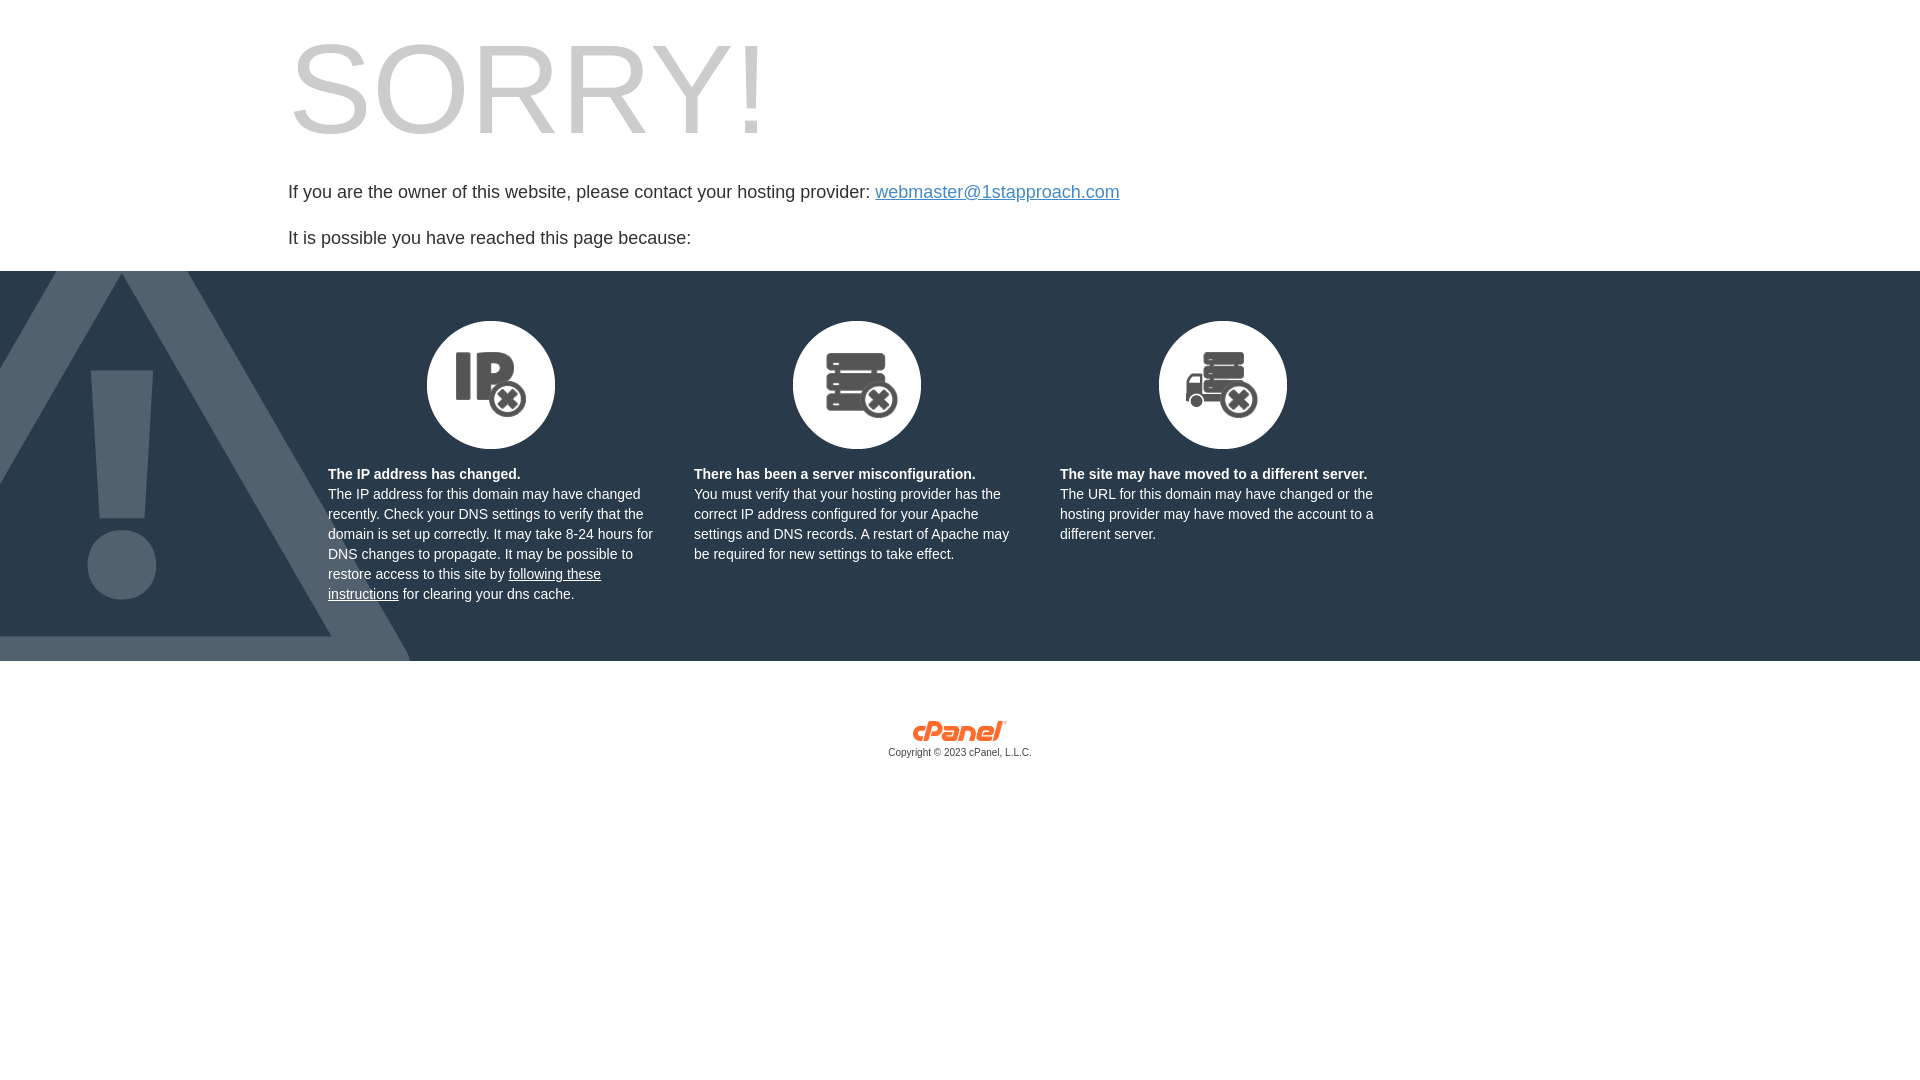 Image resolution: width=1920 pixels, height=1080 pixels. Describe the element at coordinates (463, 583) in the screenshot. I see `'following these instructions'` at that location.